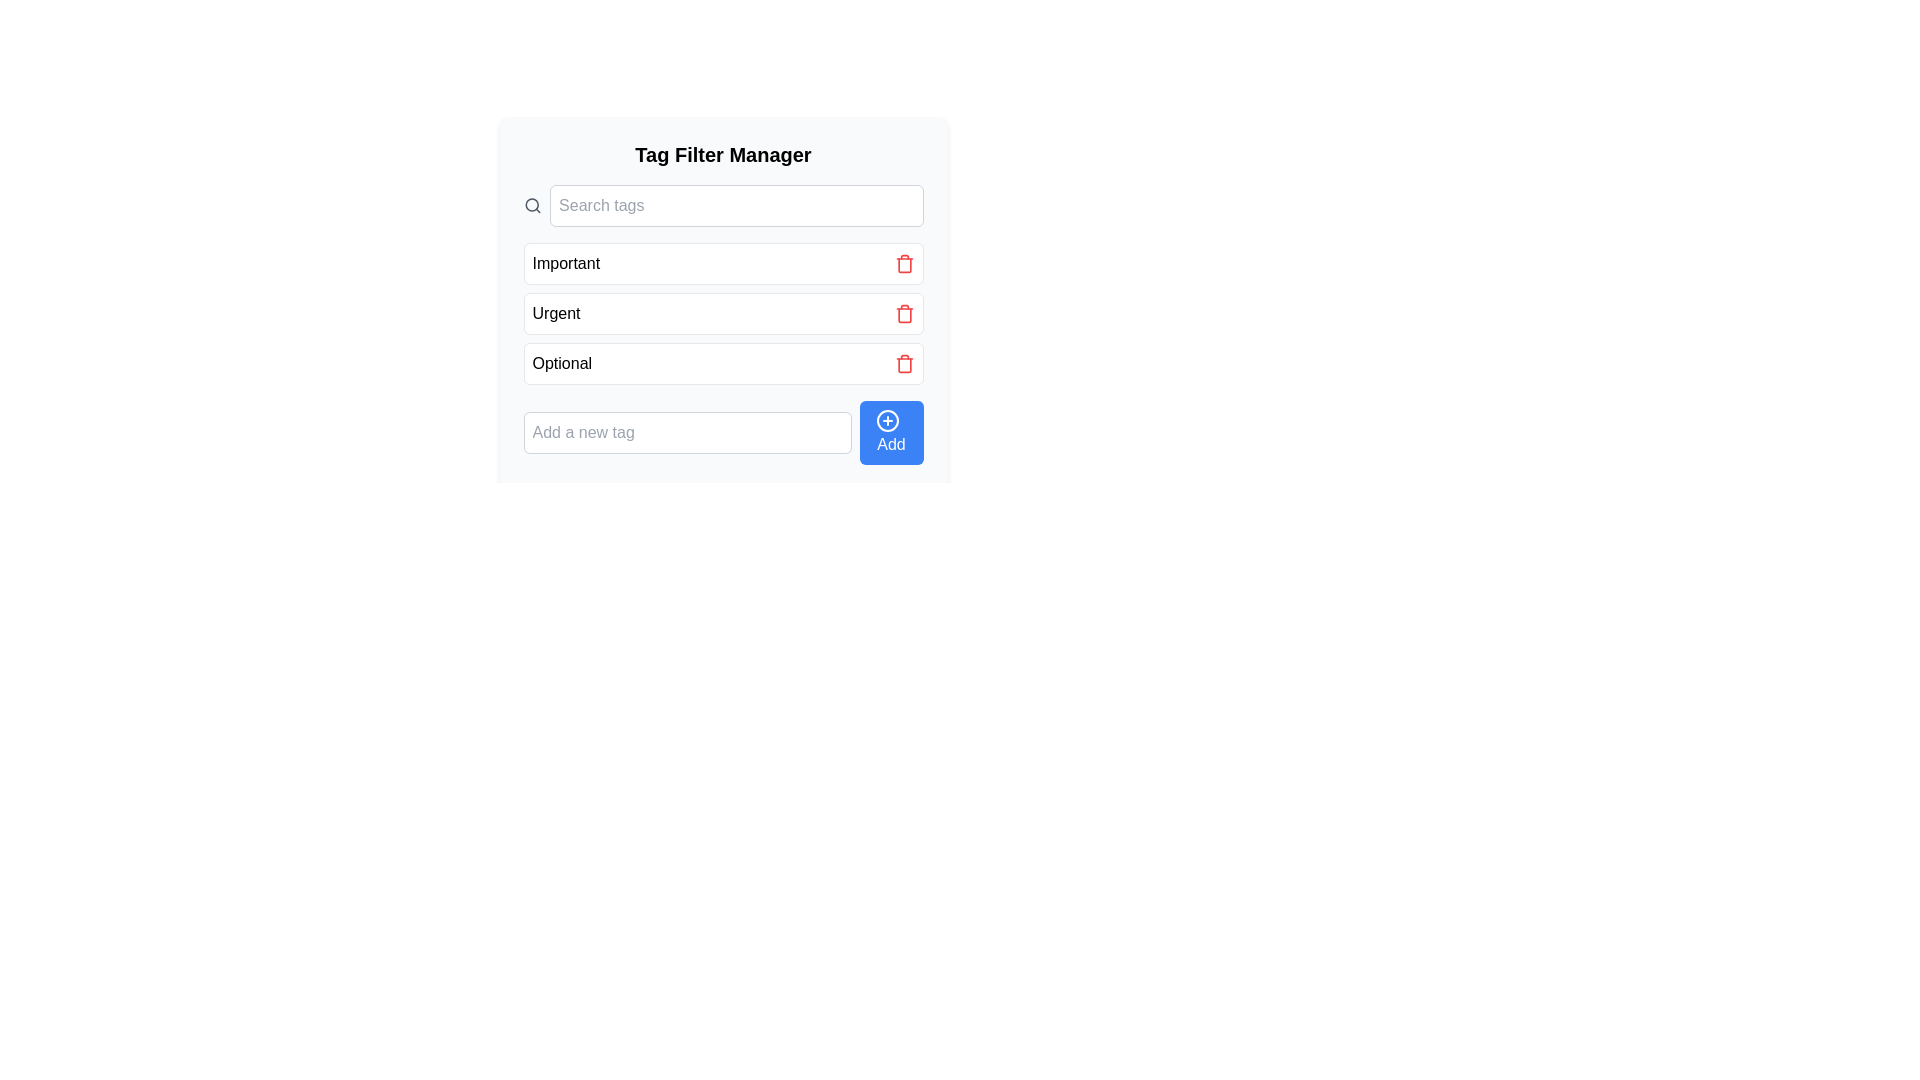 Image resolution: width=1920 pixels, height=1080 pixels. What do you see at coordinates (735, 205) in the screenshot?
I see `the search input box in the 'Tag Filter Manager' section to focus on it for tag input` at bounding box center [735, 205].